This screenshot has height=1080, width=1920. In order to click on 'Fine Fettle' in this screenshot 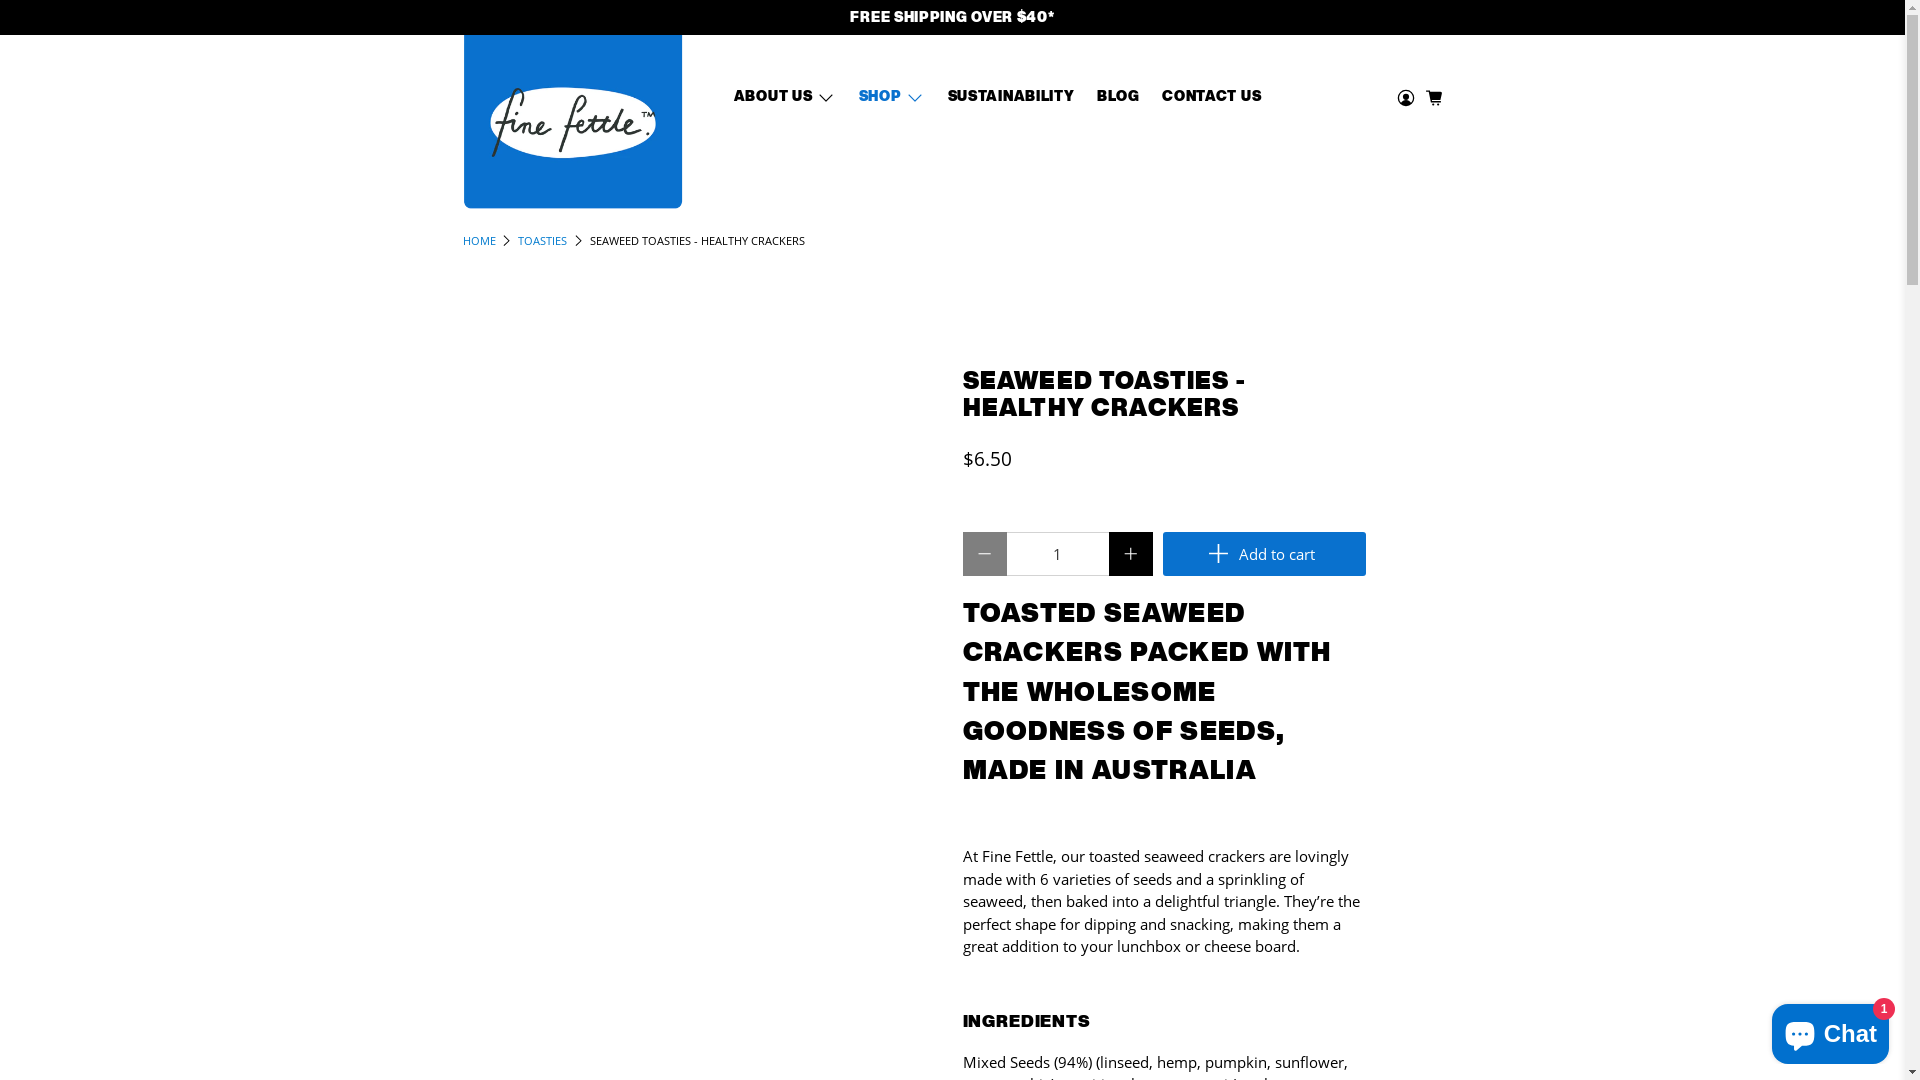, I will do `click(460, 122)`.